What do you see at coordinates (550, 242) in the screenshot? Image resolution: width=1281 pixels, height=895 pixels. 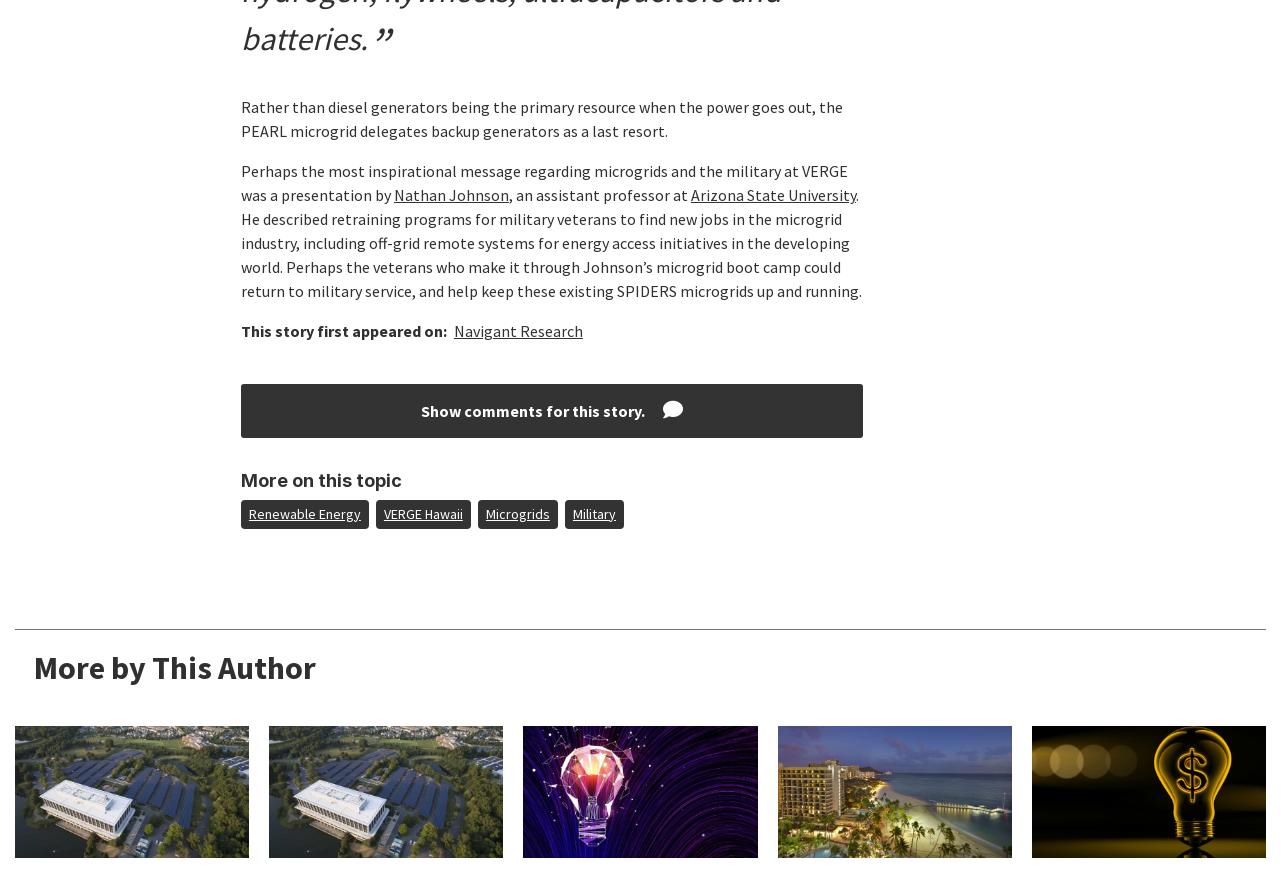 I see `'. He described retraining programs for military veterans to find new jobs in the microgrid industry, including off-grid remote systems for energy access initiatives in the developing world. Perhaps the veterans who make it through Johnson’s microgrid boot camp could return to military service, and help keep these existing SPIDERS microgrids up and running.'` at bounding box center [550, 242].